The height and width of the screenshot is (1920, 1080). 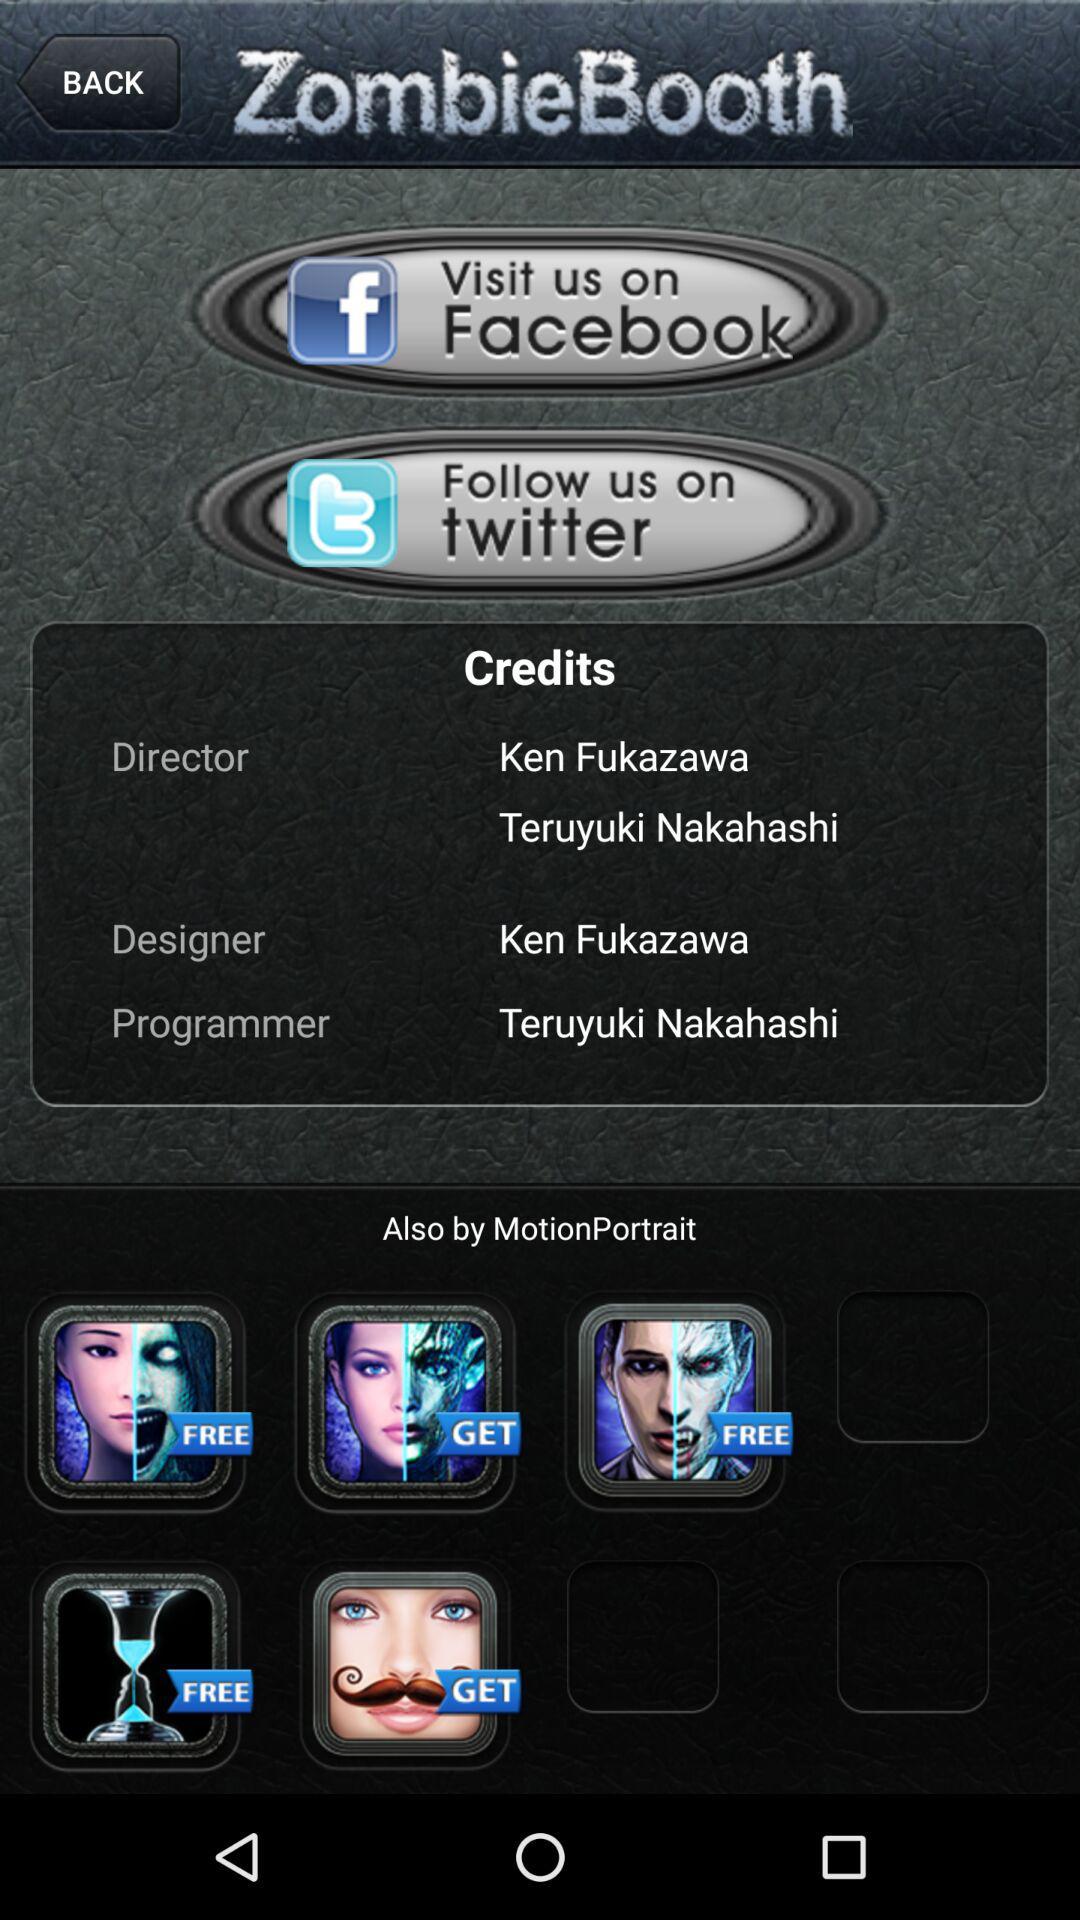 What do you see at coordinates (405, 1400) in the screenshot?
I see `the second picture under the text also motiom portrait` at bounding box center [405, 1400].